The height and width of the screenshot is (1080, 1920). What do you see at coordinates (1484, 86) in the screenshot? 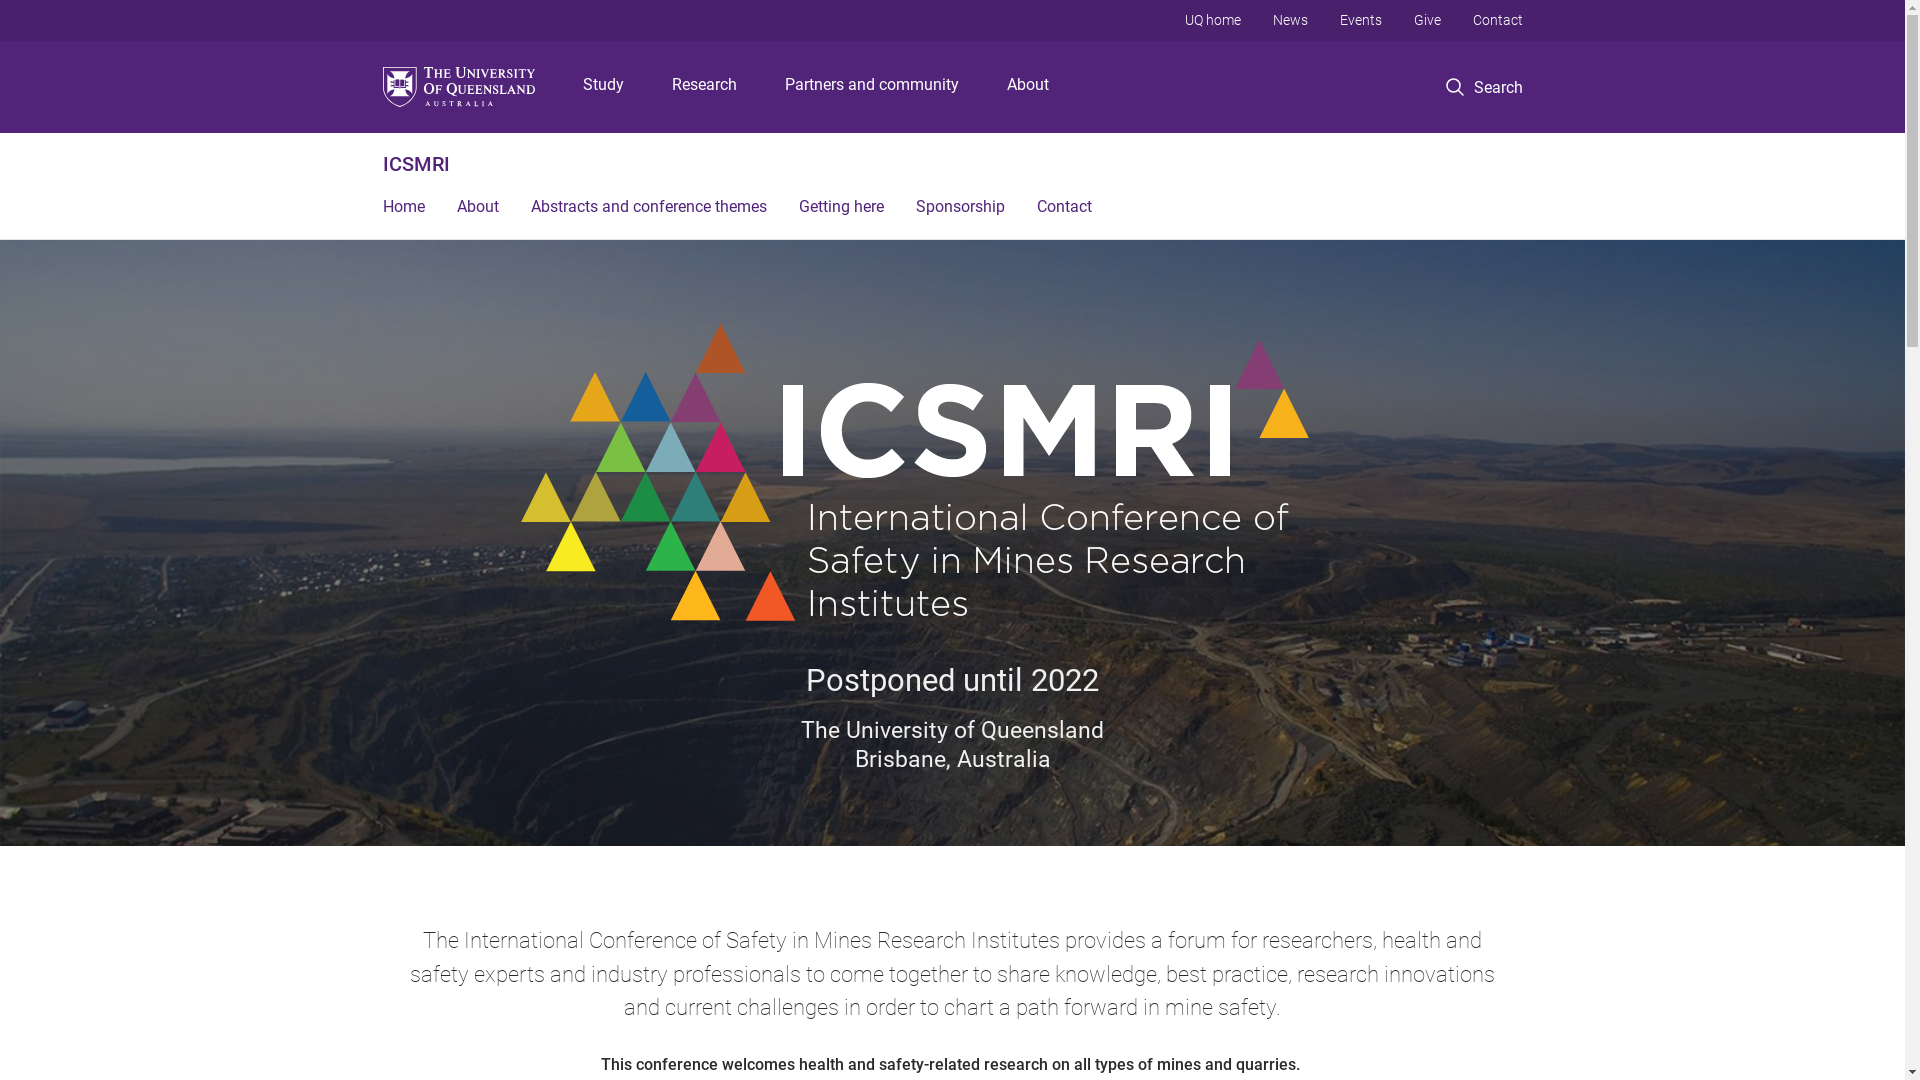
I see `'Search'` at bounding box center [1484, 86].